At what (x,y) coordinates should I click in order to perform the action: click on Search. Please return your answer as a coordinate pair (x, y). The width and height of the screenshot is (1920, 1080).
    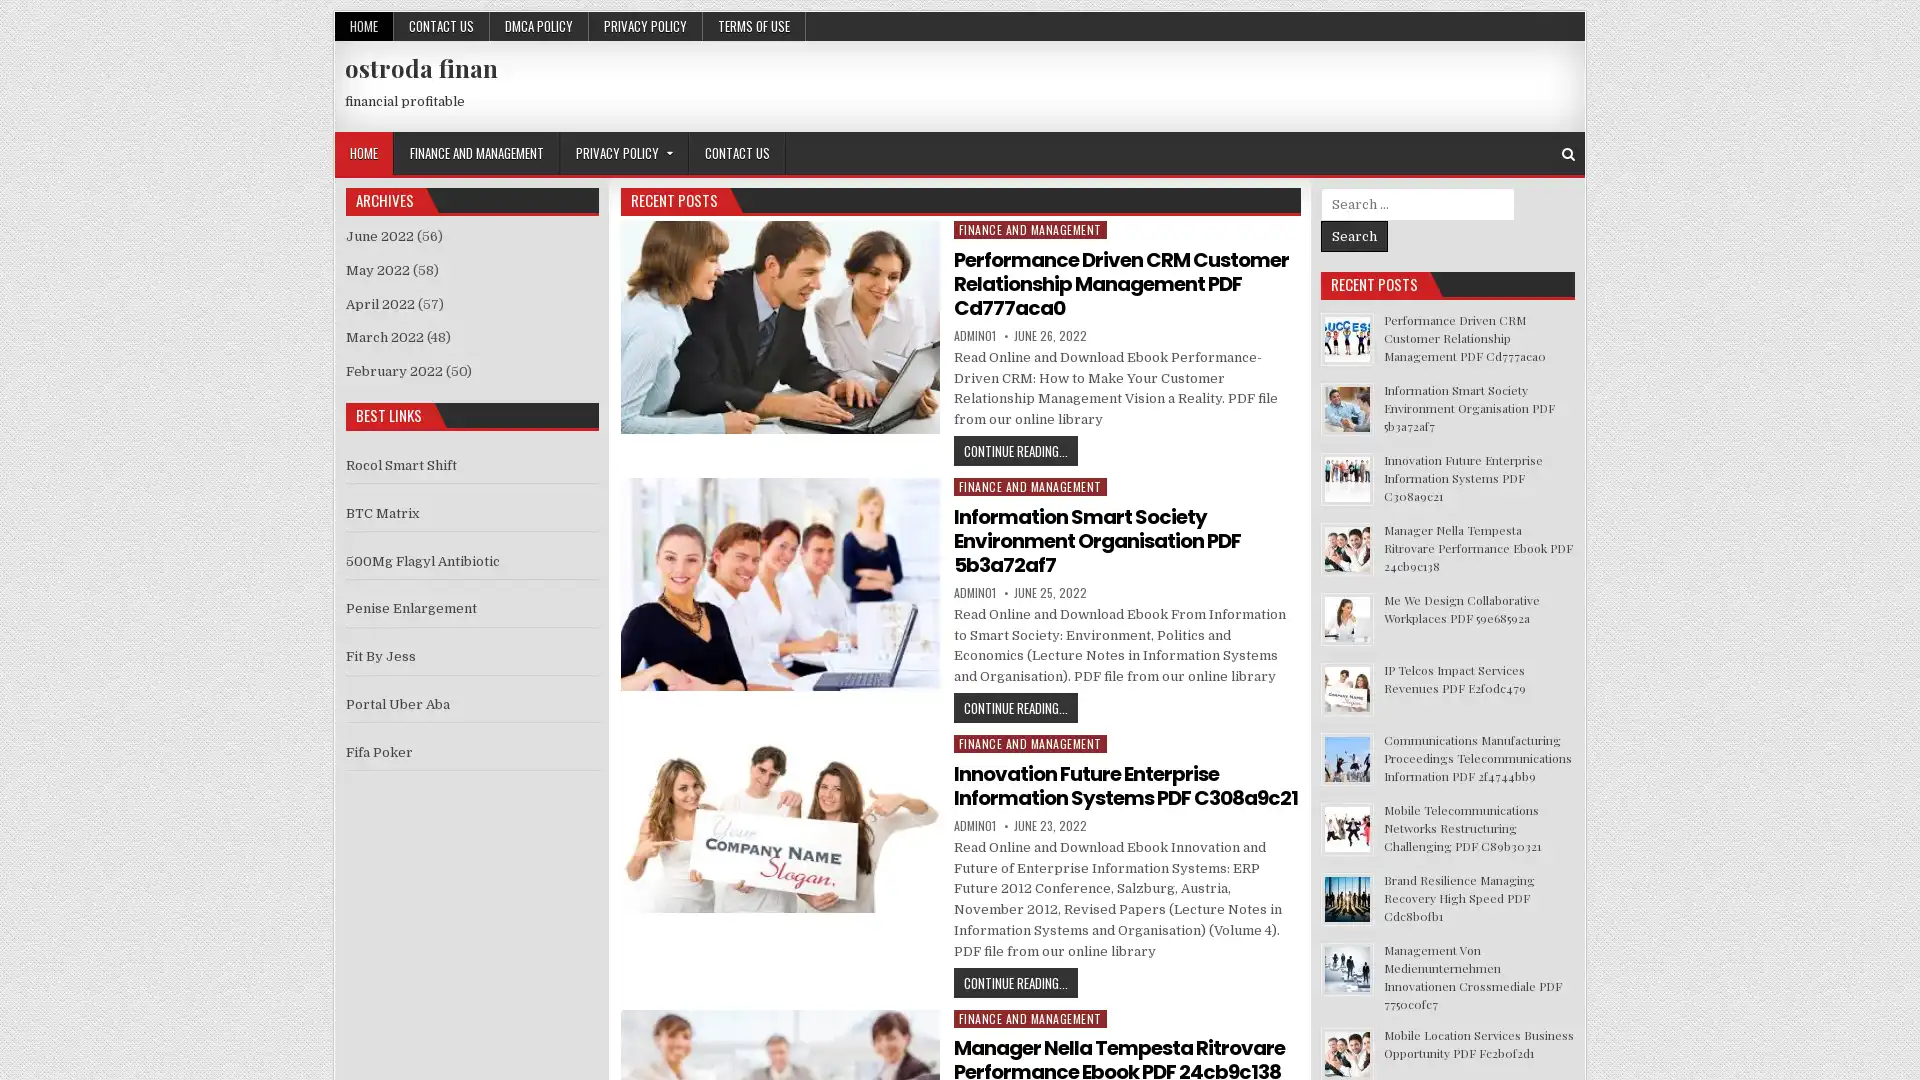
    Looking at the image, I should click on (1354, 235).